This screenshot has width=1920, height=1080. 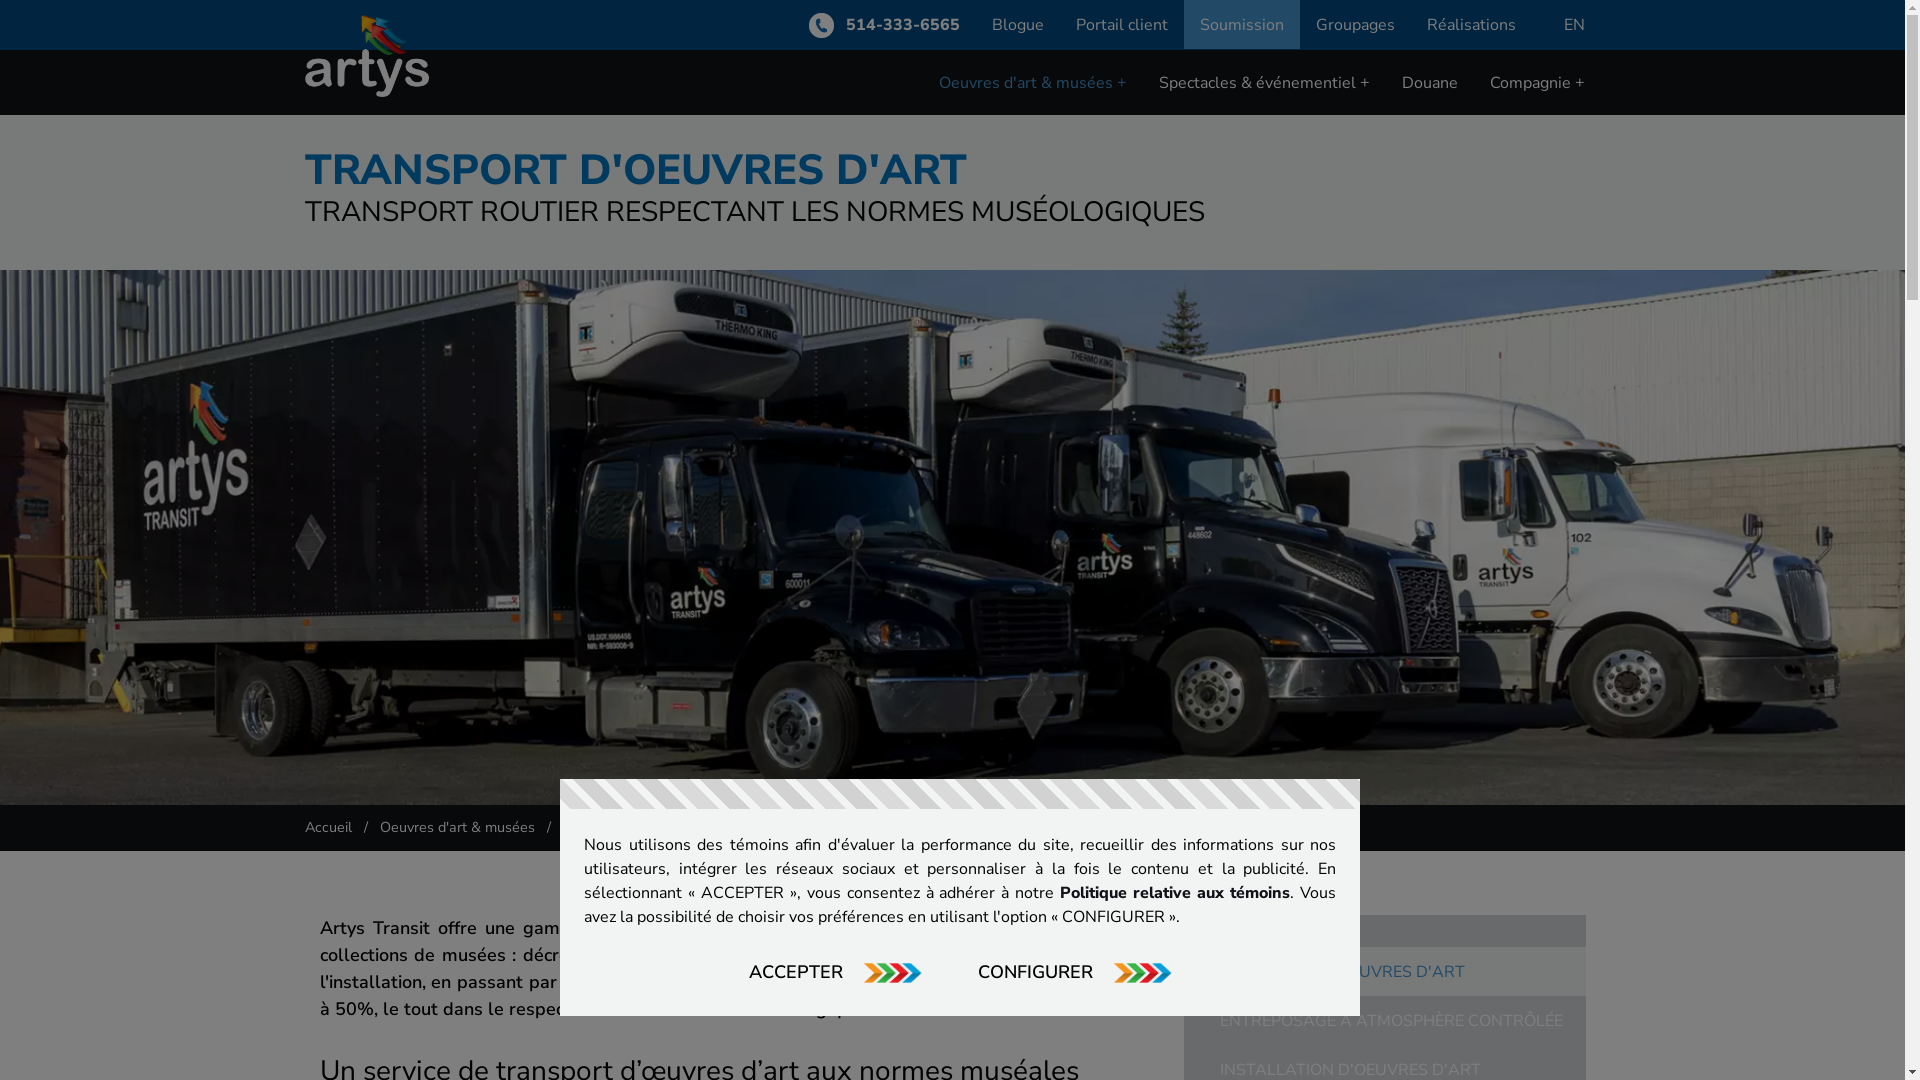 What do you see at coordinates (1534, 127) in the screenshot?
I see `'Emploi'` at bounding box center [1534, 127].